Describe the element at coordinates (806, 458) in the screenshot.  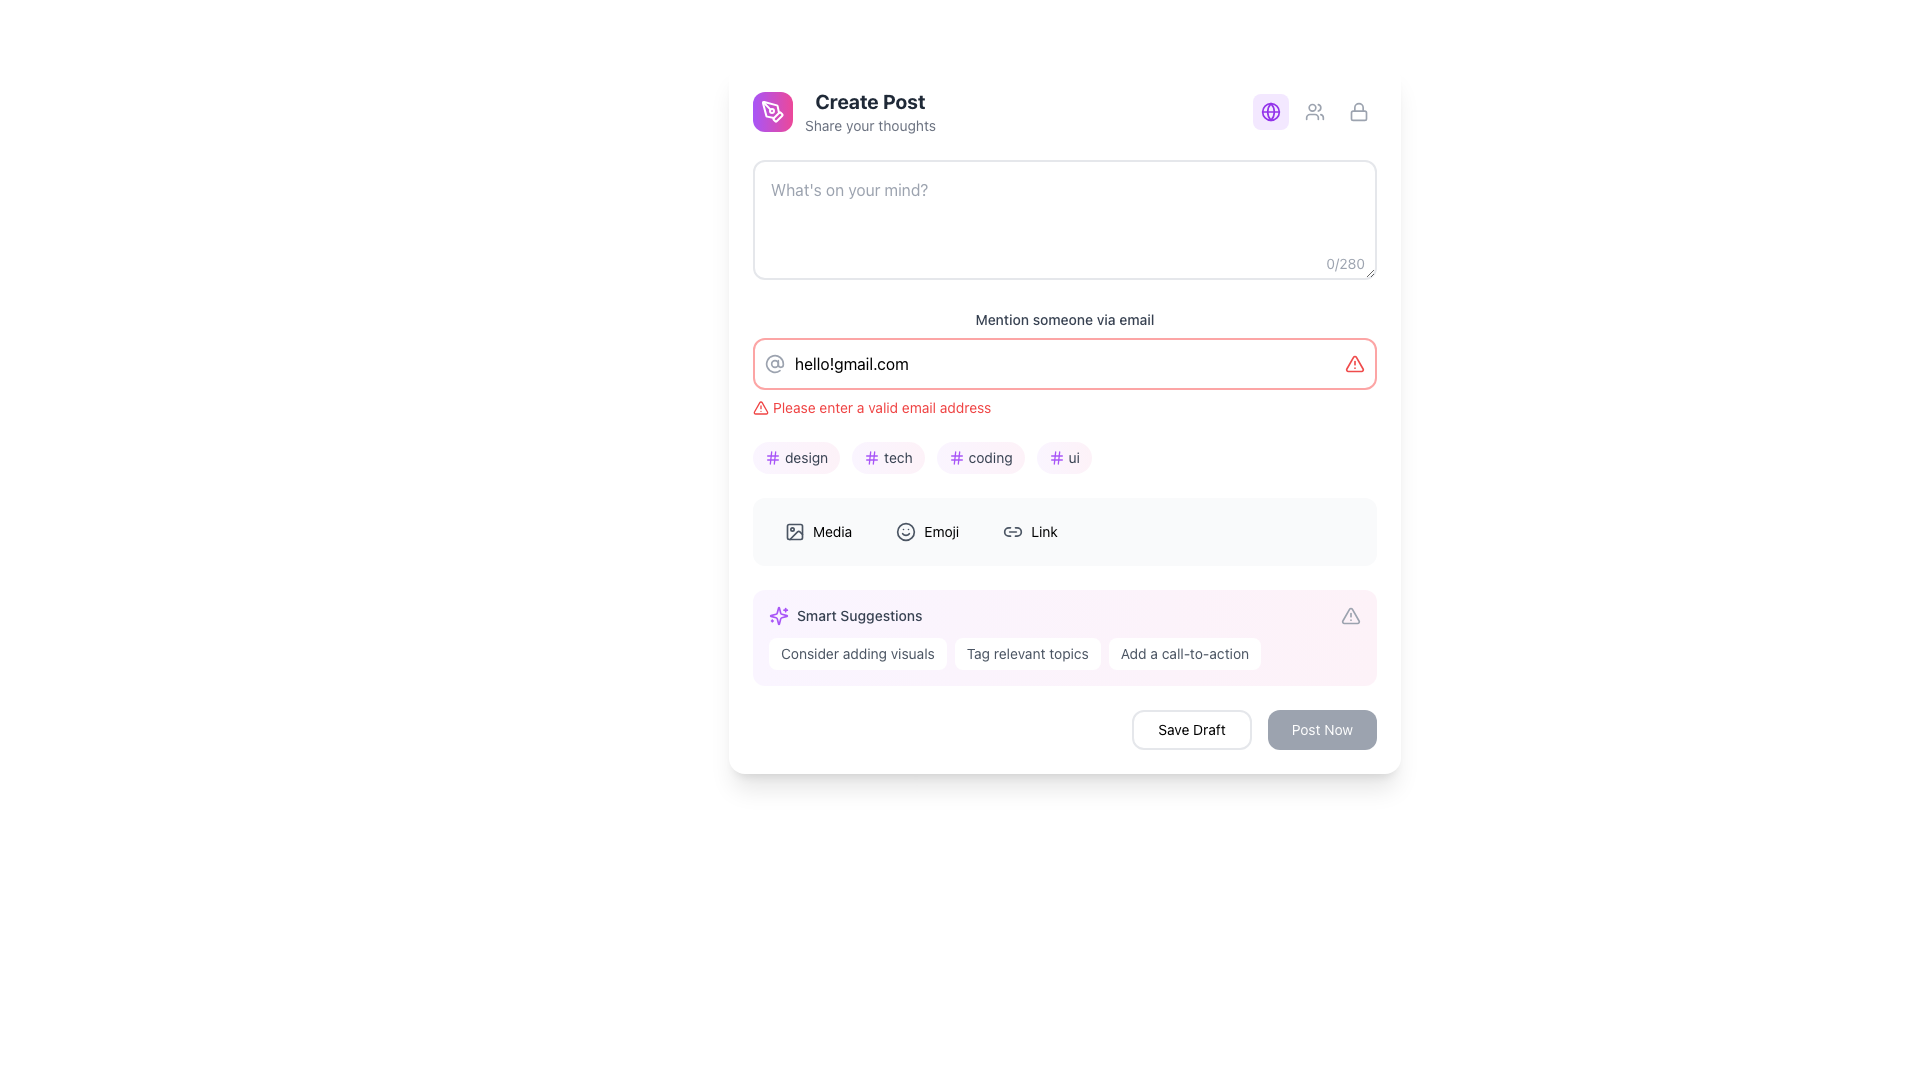
I see `the text label within the rounded, gradient-filled button that transitions from purple to pink` at that location.